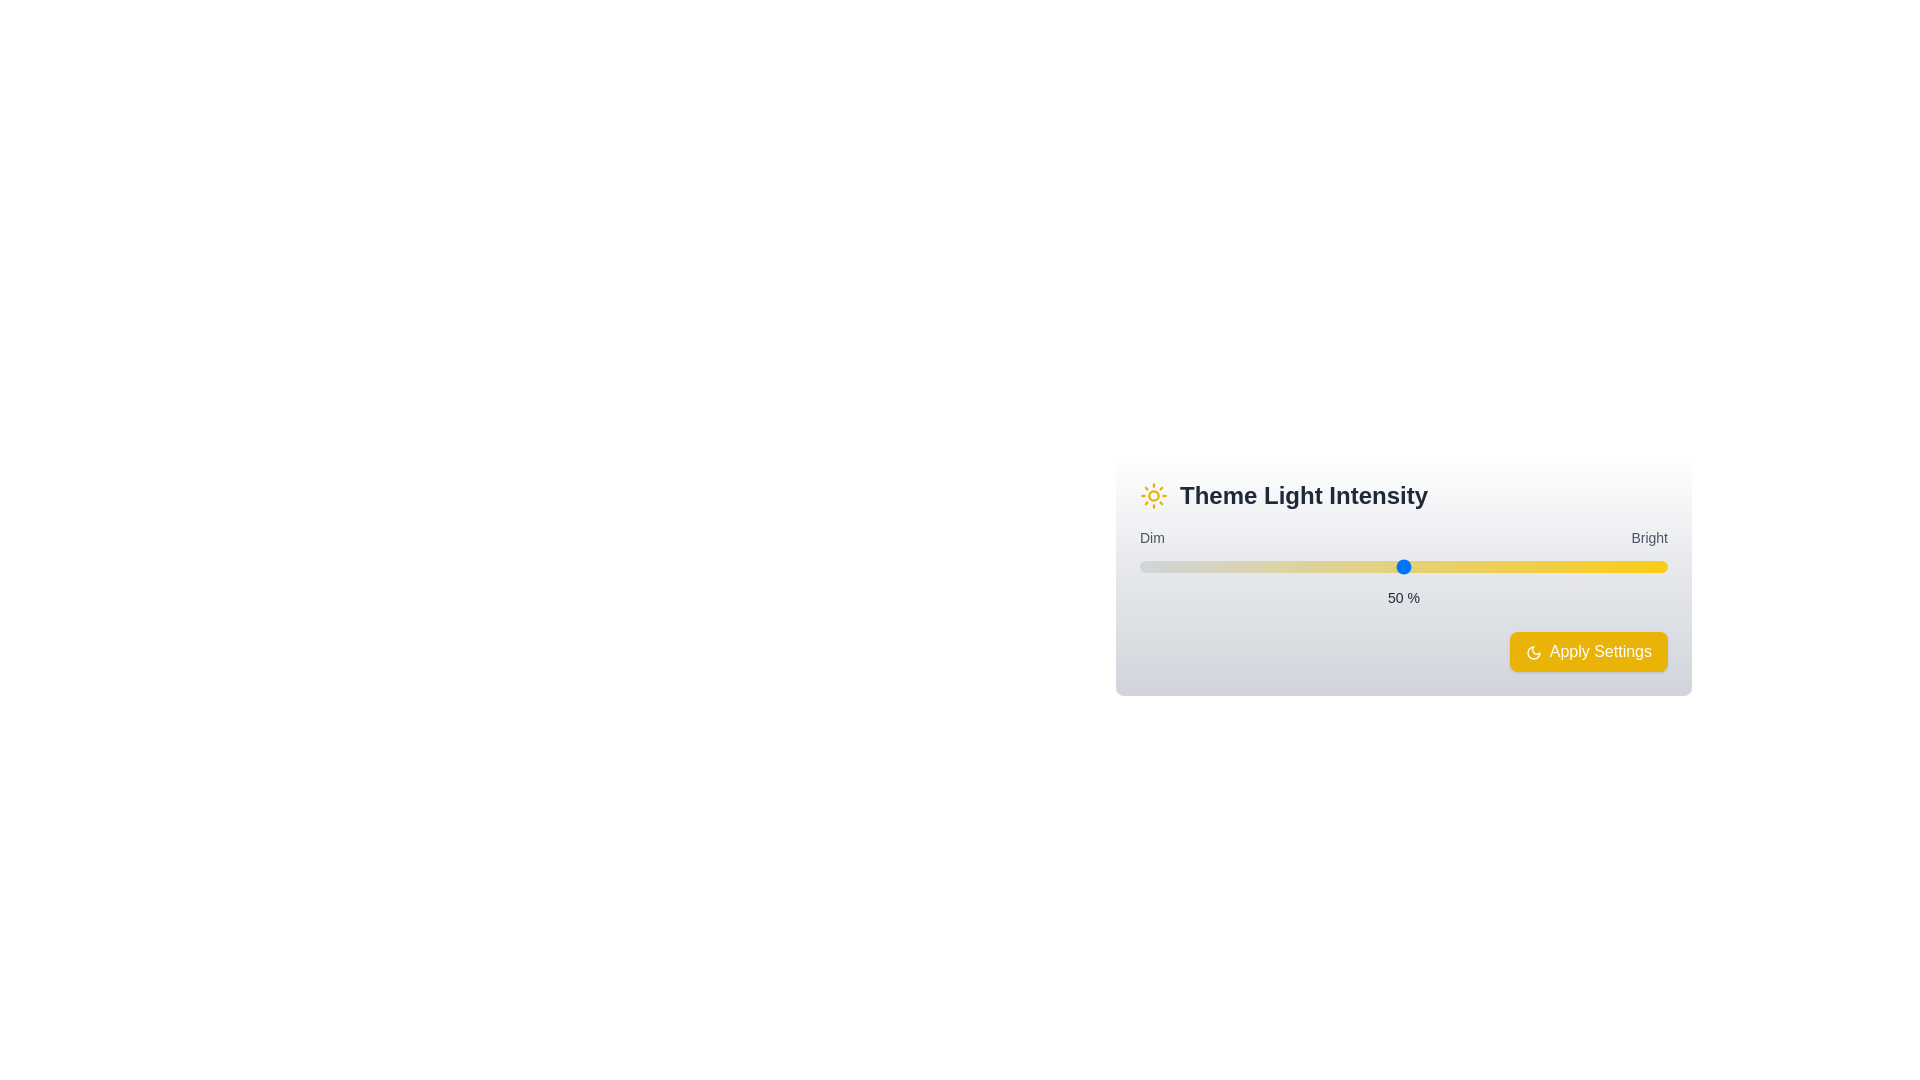  I want to click on the light intensity to 3% by interacting with the slider, so click(1155, 567).